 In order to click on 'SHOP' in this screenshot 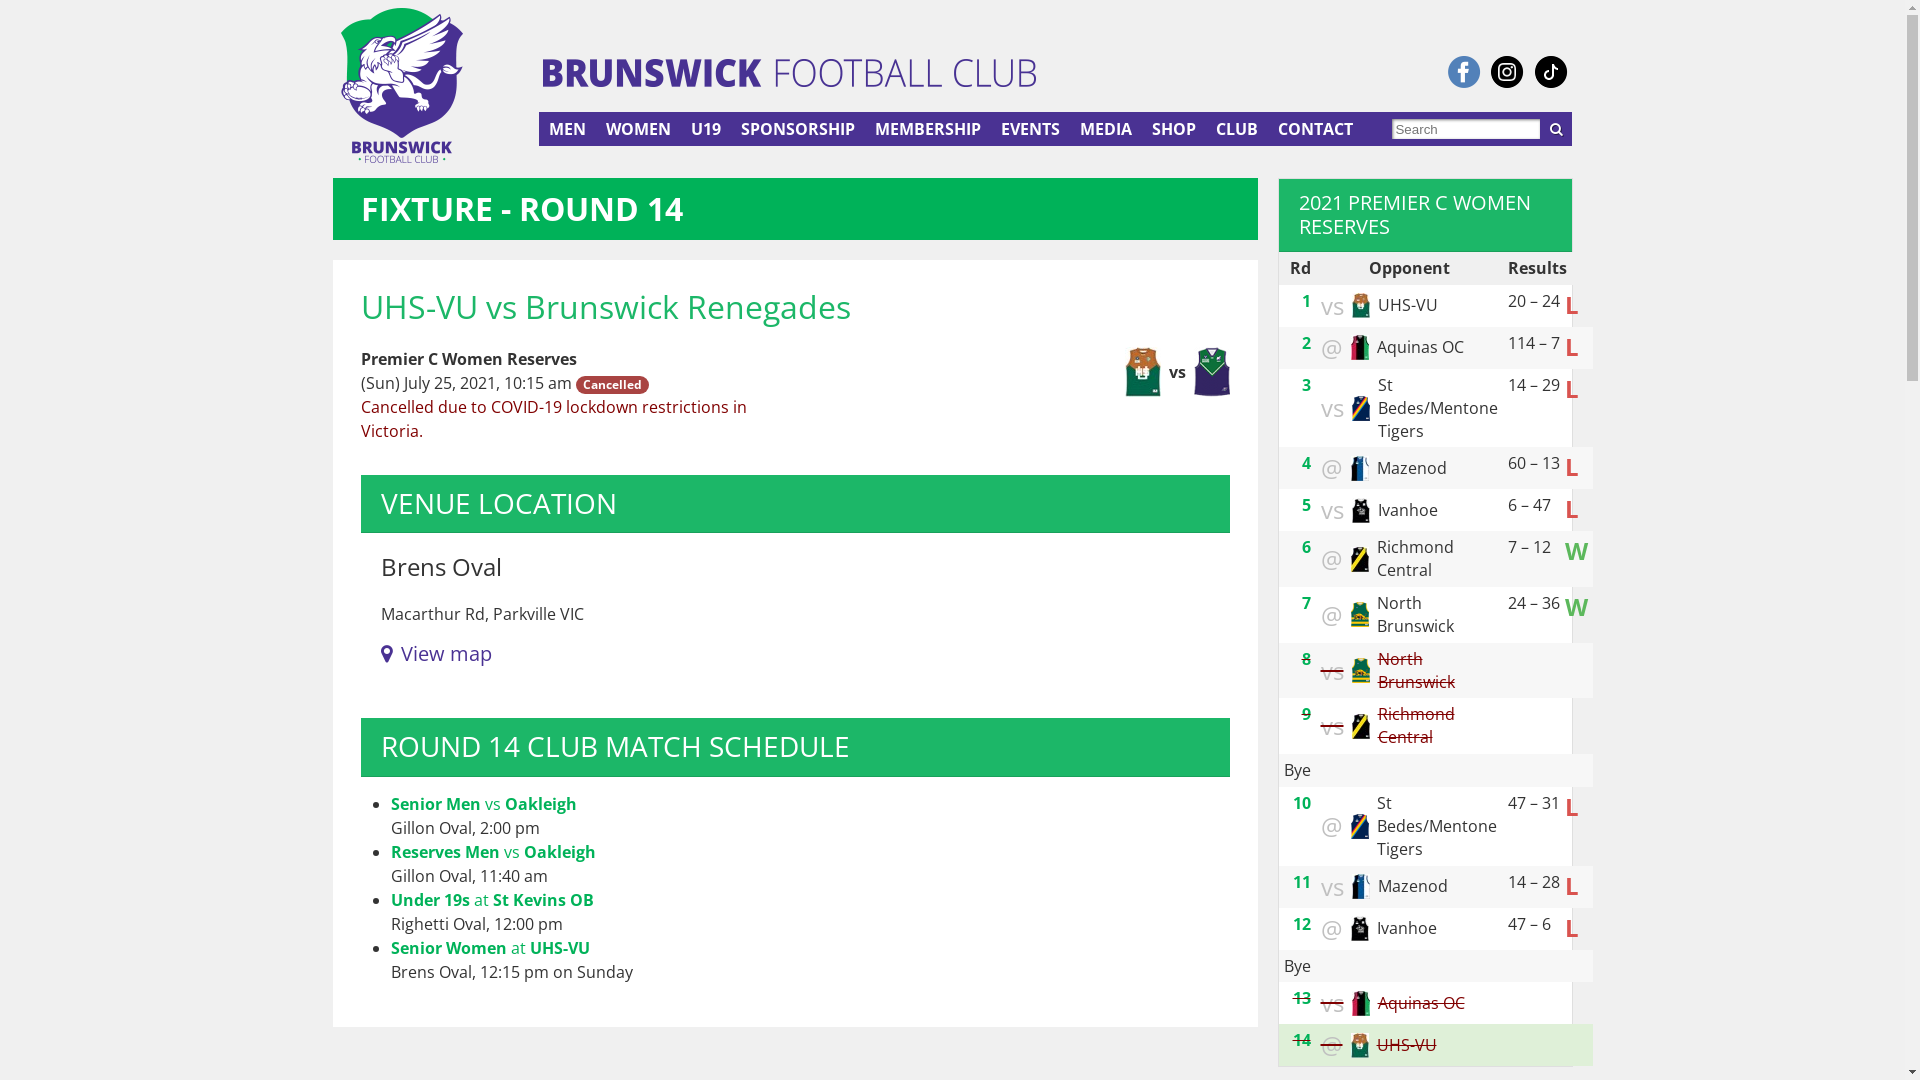, I will do `click(1174, 128)`.